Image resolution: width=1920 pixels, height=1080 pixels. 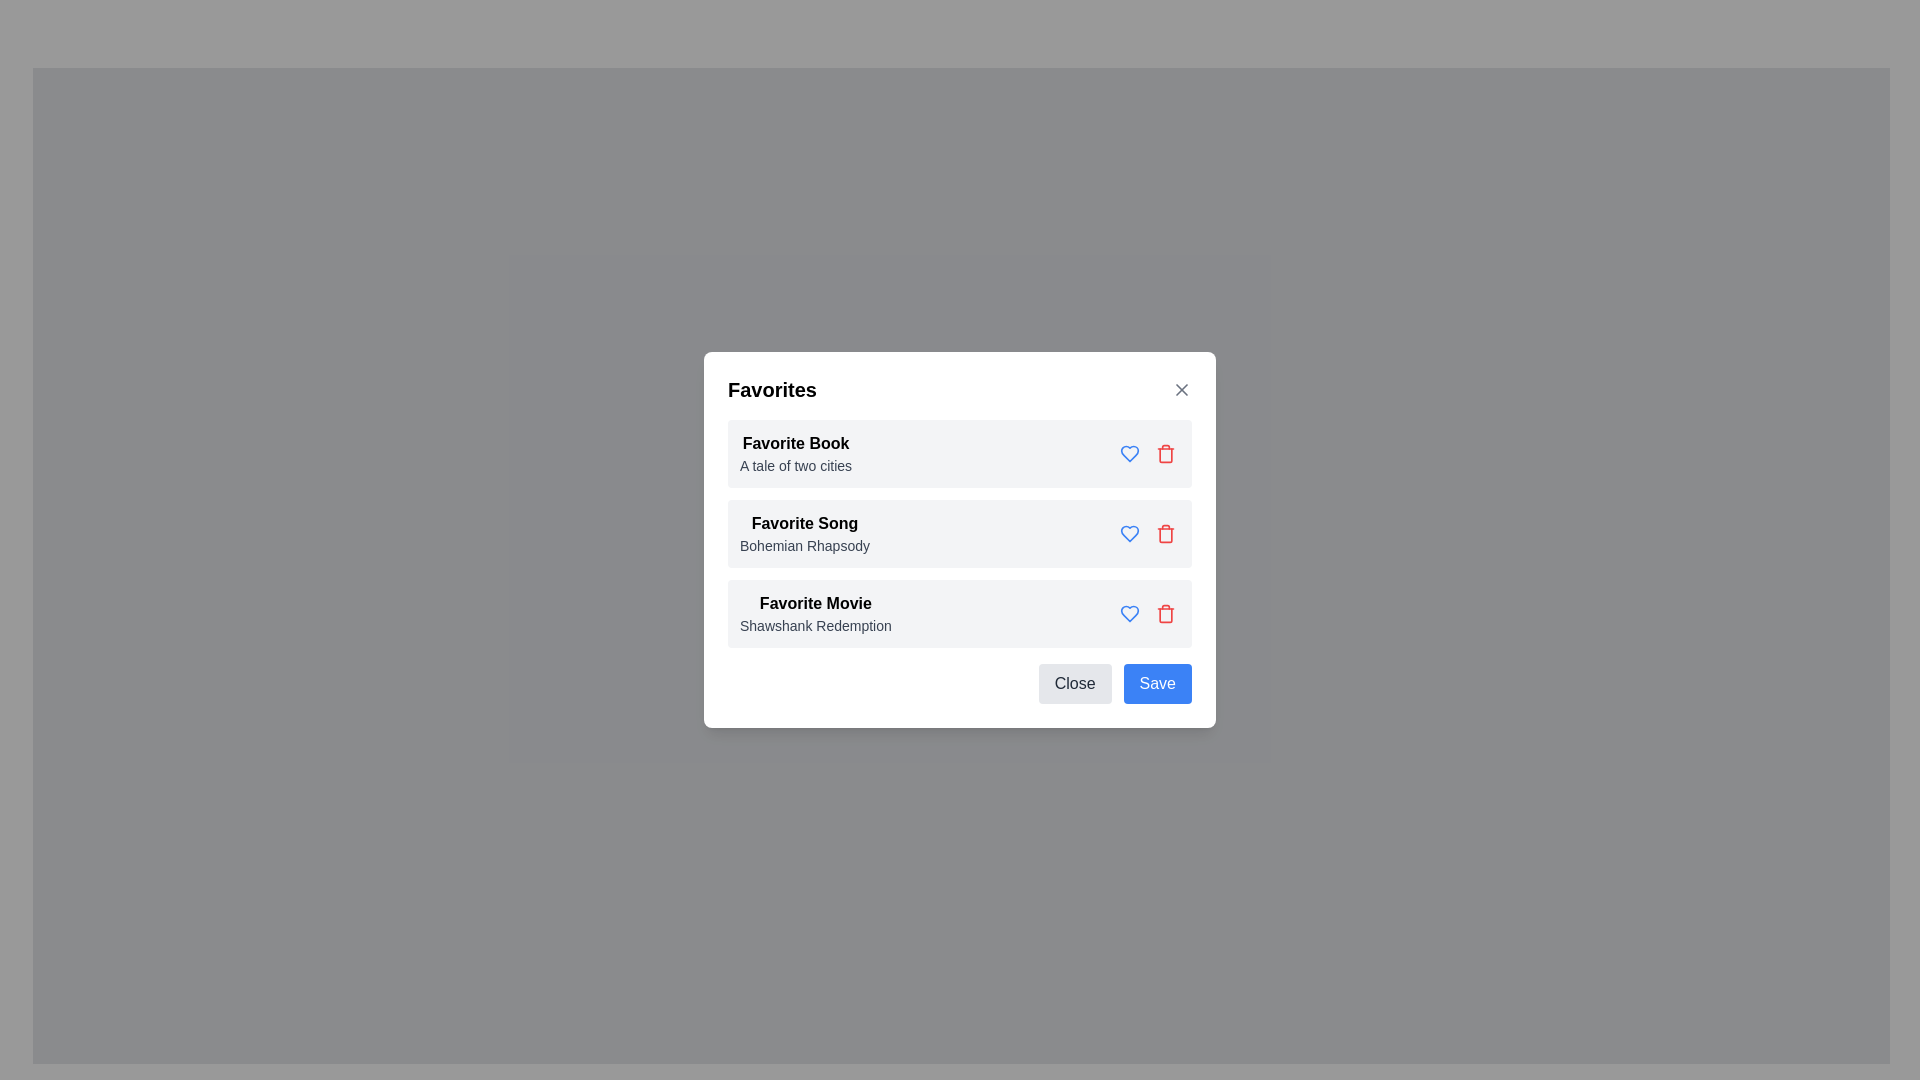 I want to click on the Icon Button indicating an actionable favorite or like option for the song, which is located to the right of the 'Favorite Song' label in the second row of the list inside the modal, so click(x=1129, y=532).